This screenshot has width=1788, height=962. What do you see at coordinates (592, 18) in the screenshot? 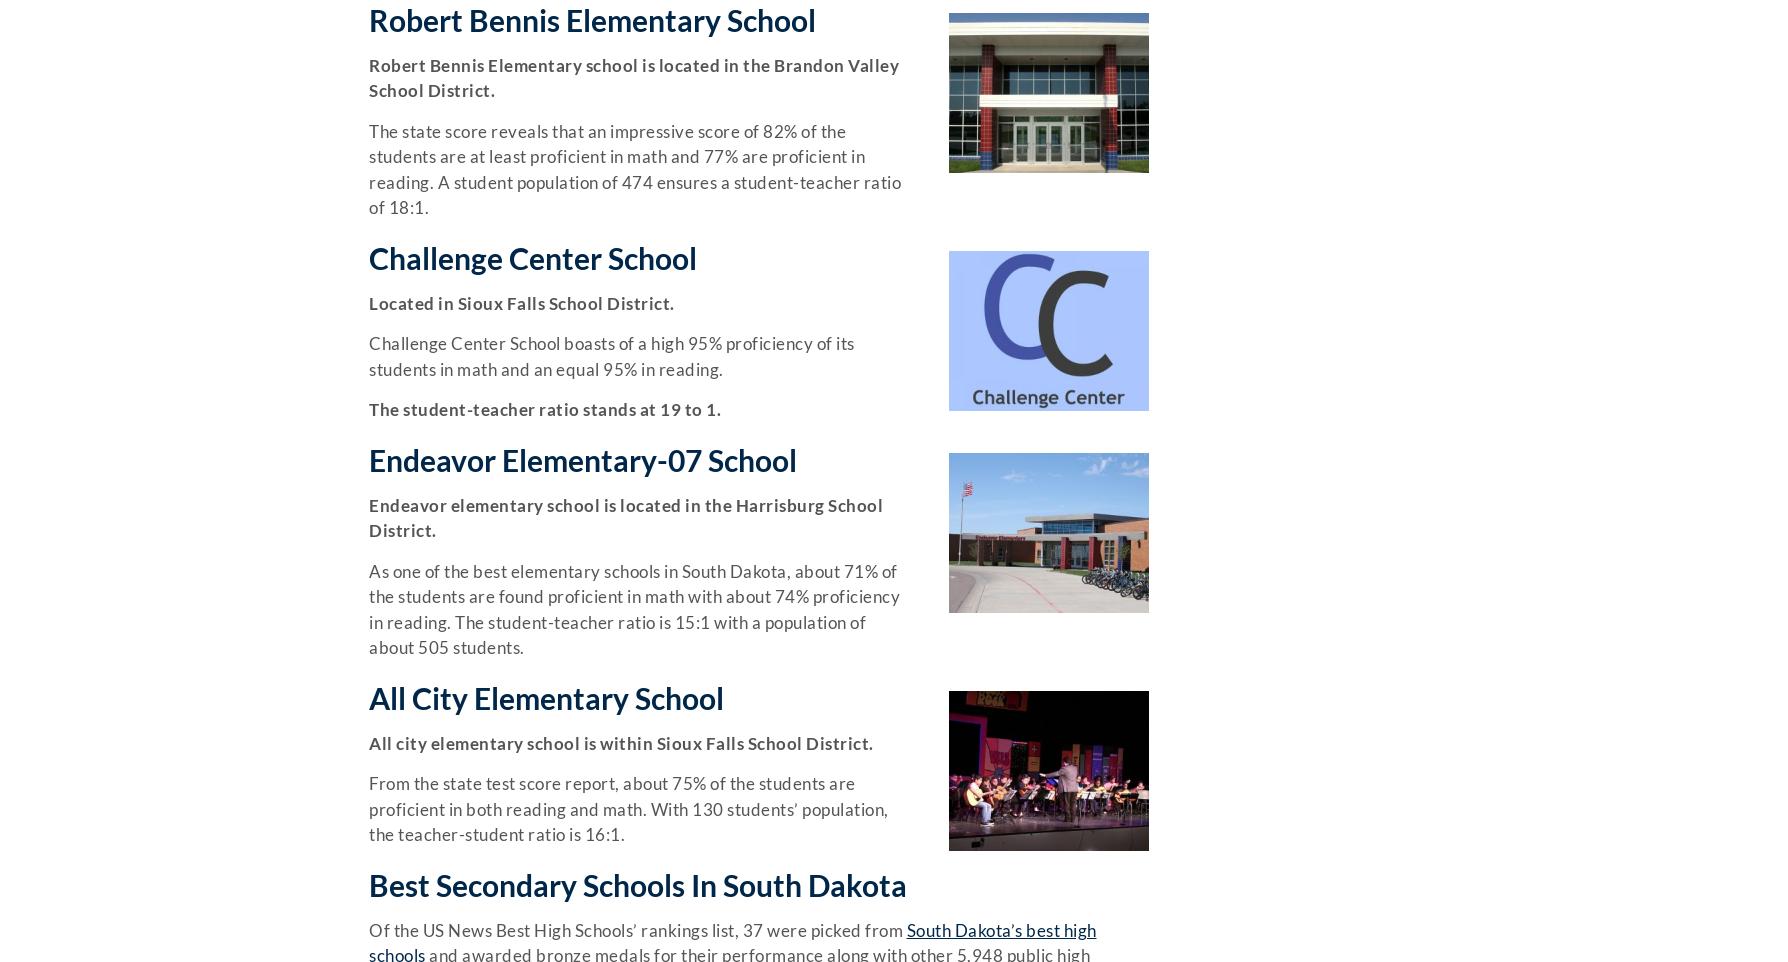
I see `'Robert Bennis Elementary School'` at bounding box center [592, 18].